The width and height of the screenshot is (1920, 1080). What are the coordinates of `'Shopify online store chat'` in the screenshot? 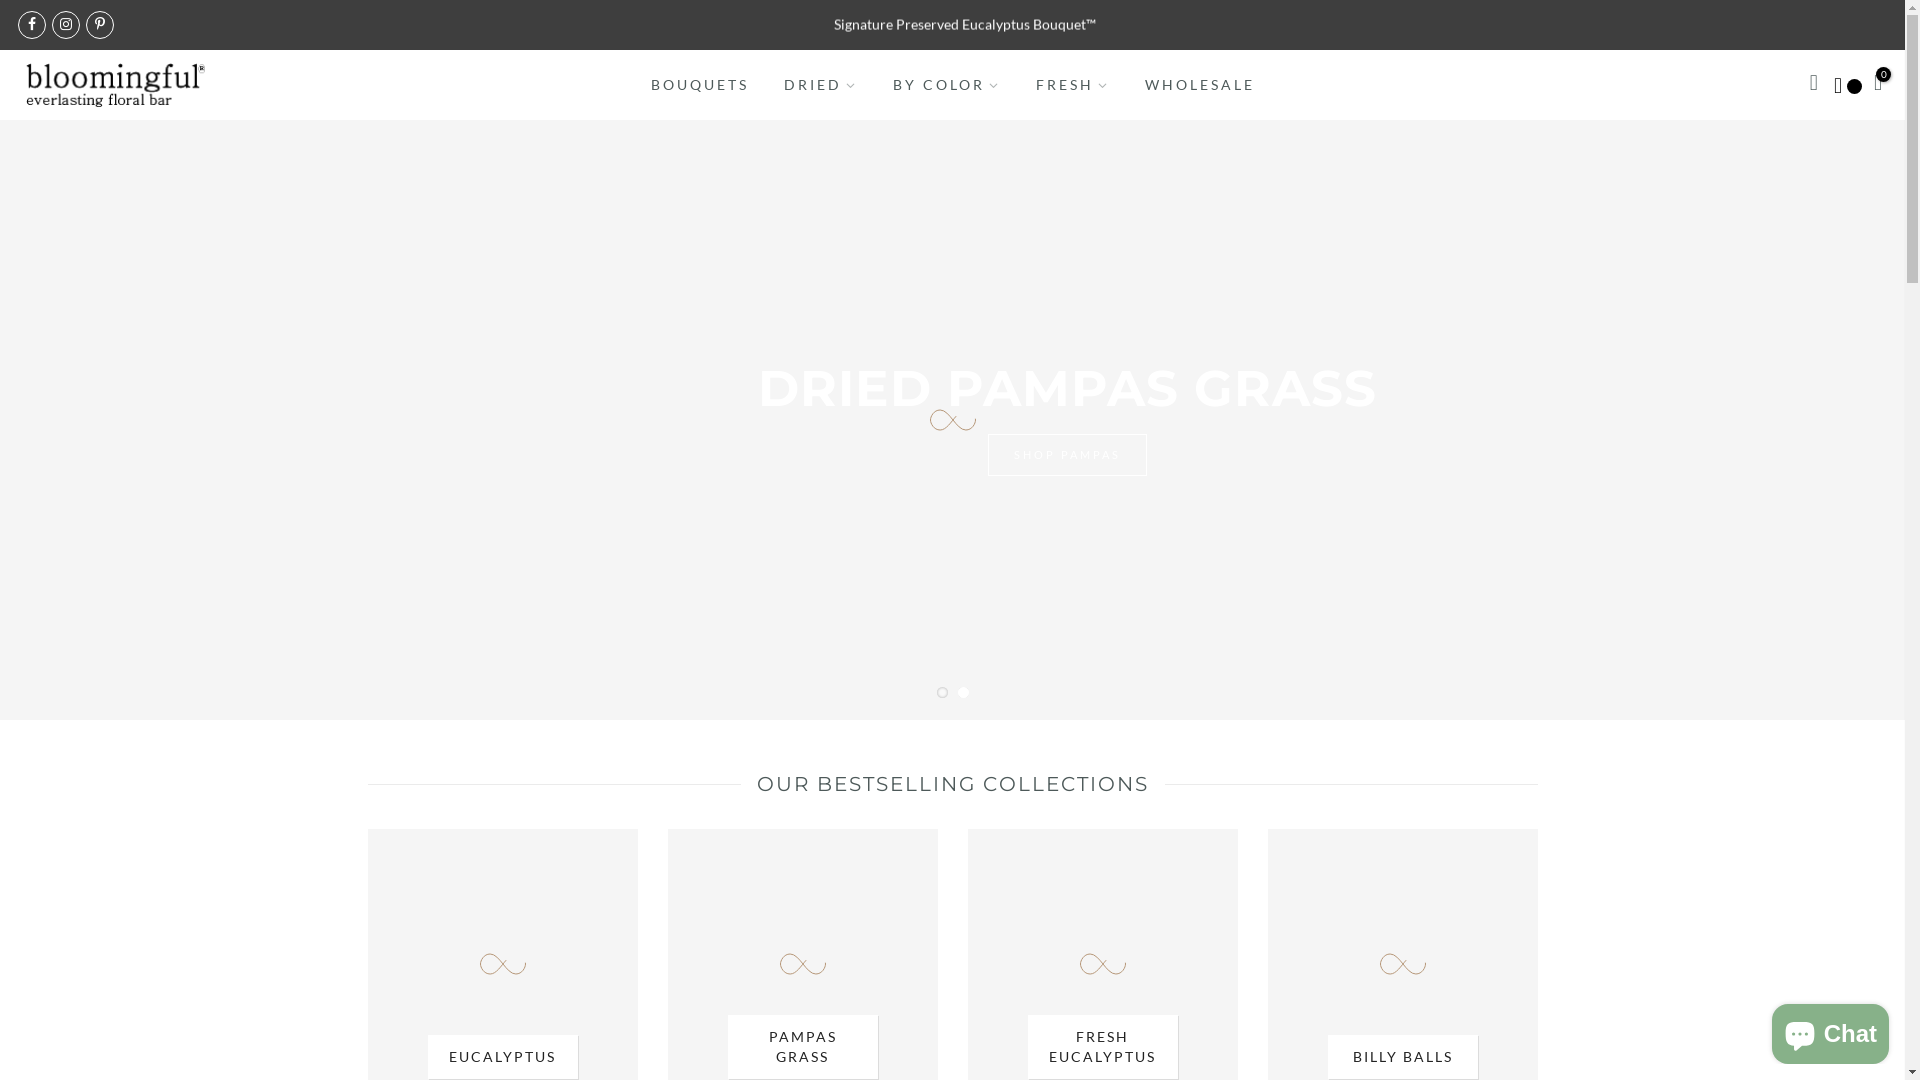 It's located at (1830, 1029).